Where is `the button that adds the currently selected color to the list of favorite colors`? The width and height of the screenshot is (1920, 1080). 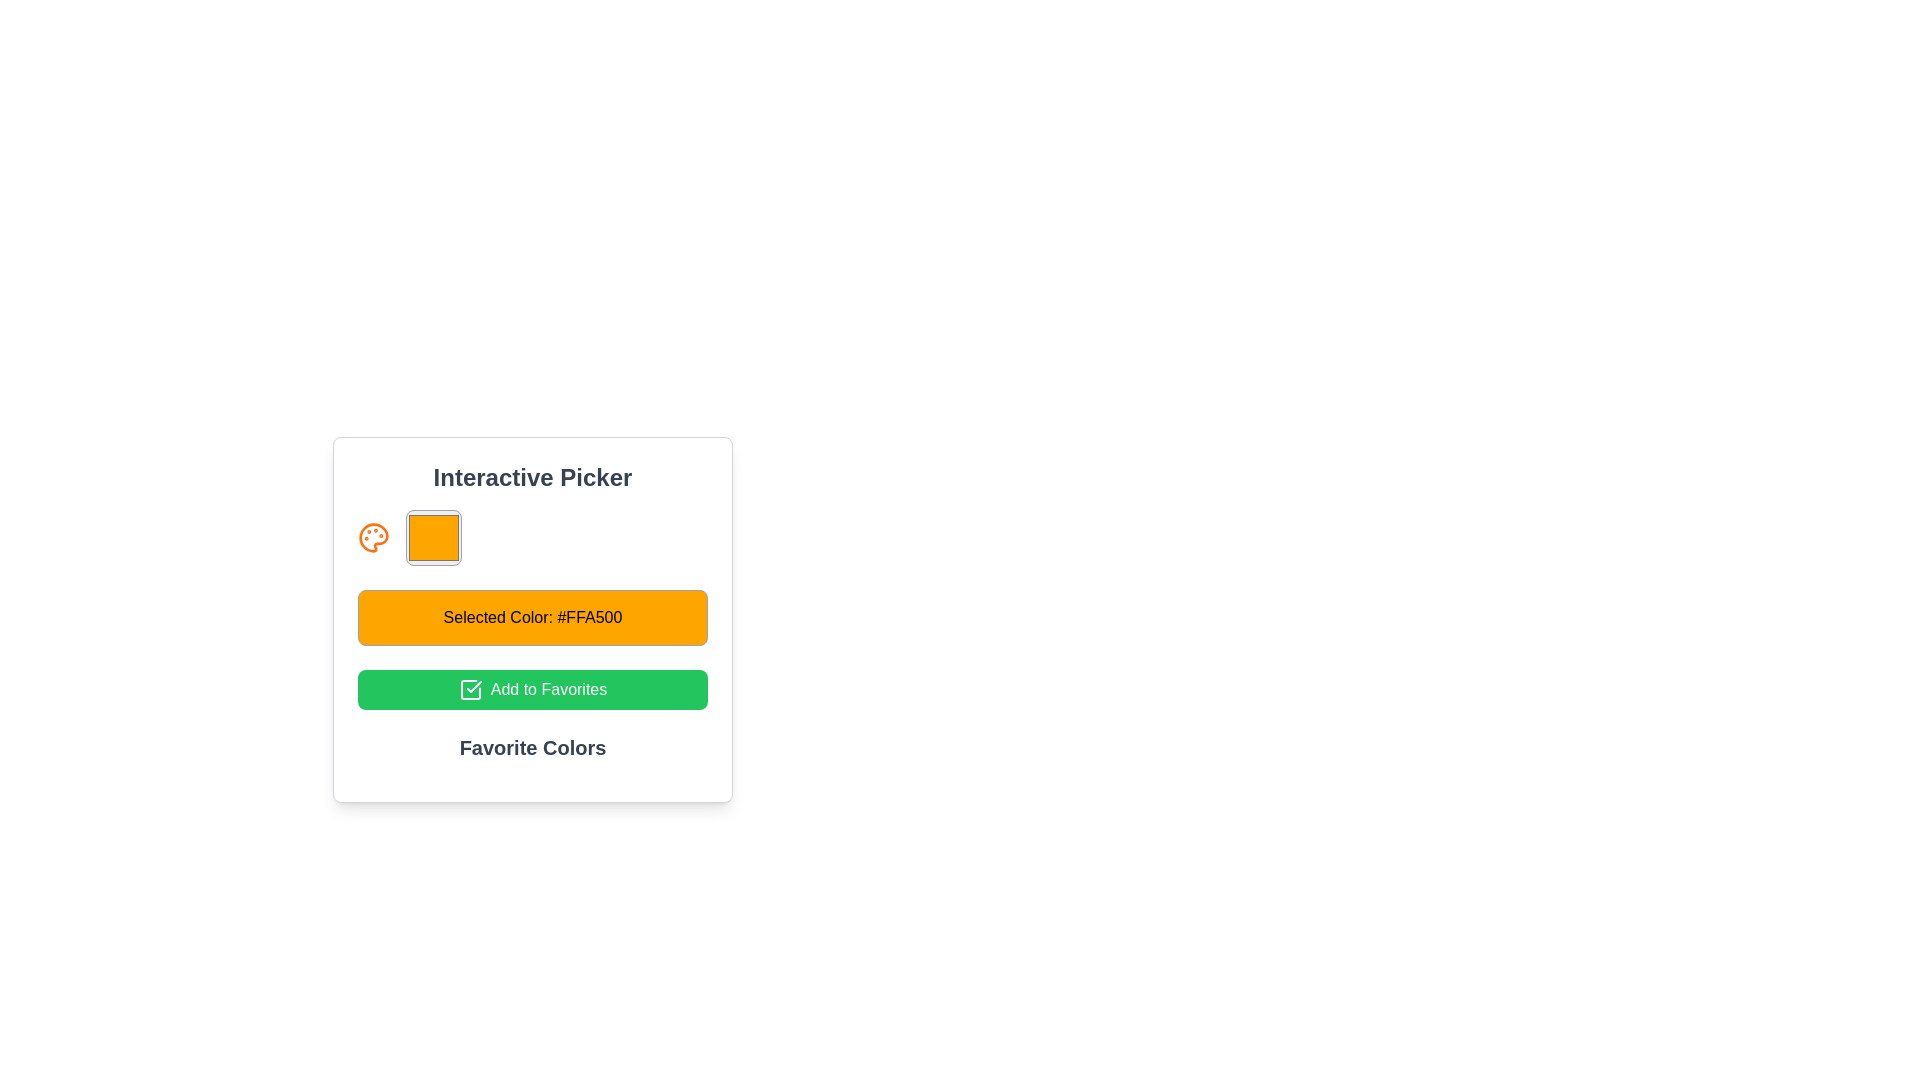 the button that adds the currently selected color to the list of favorite colors is located at coordinates (532, 689).